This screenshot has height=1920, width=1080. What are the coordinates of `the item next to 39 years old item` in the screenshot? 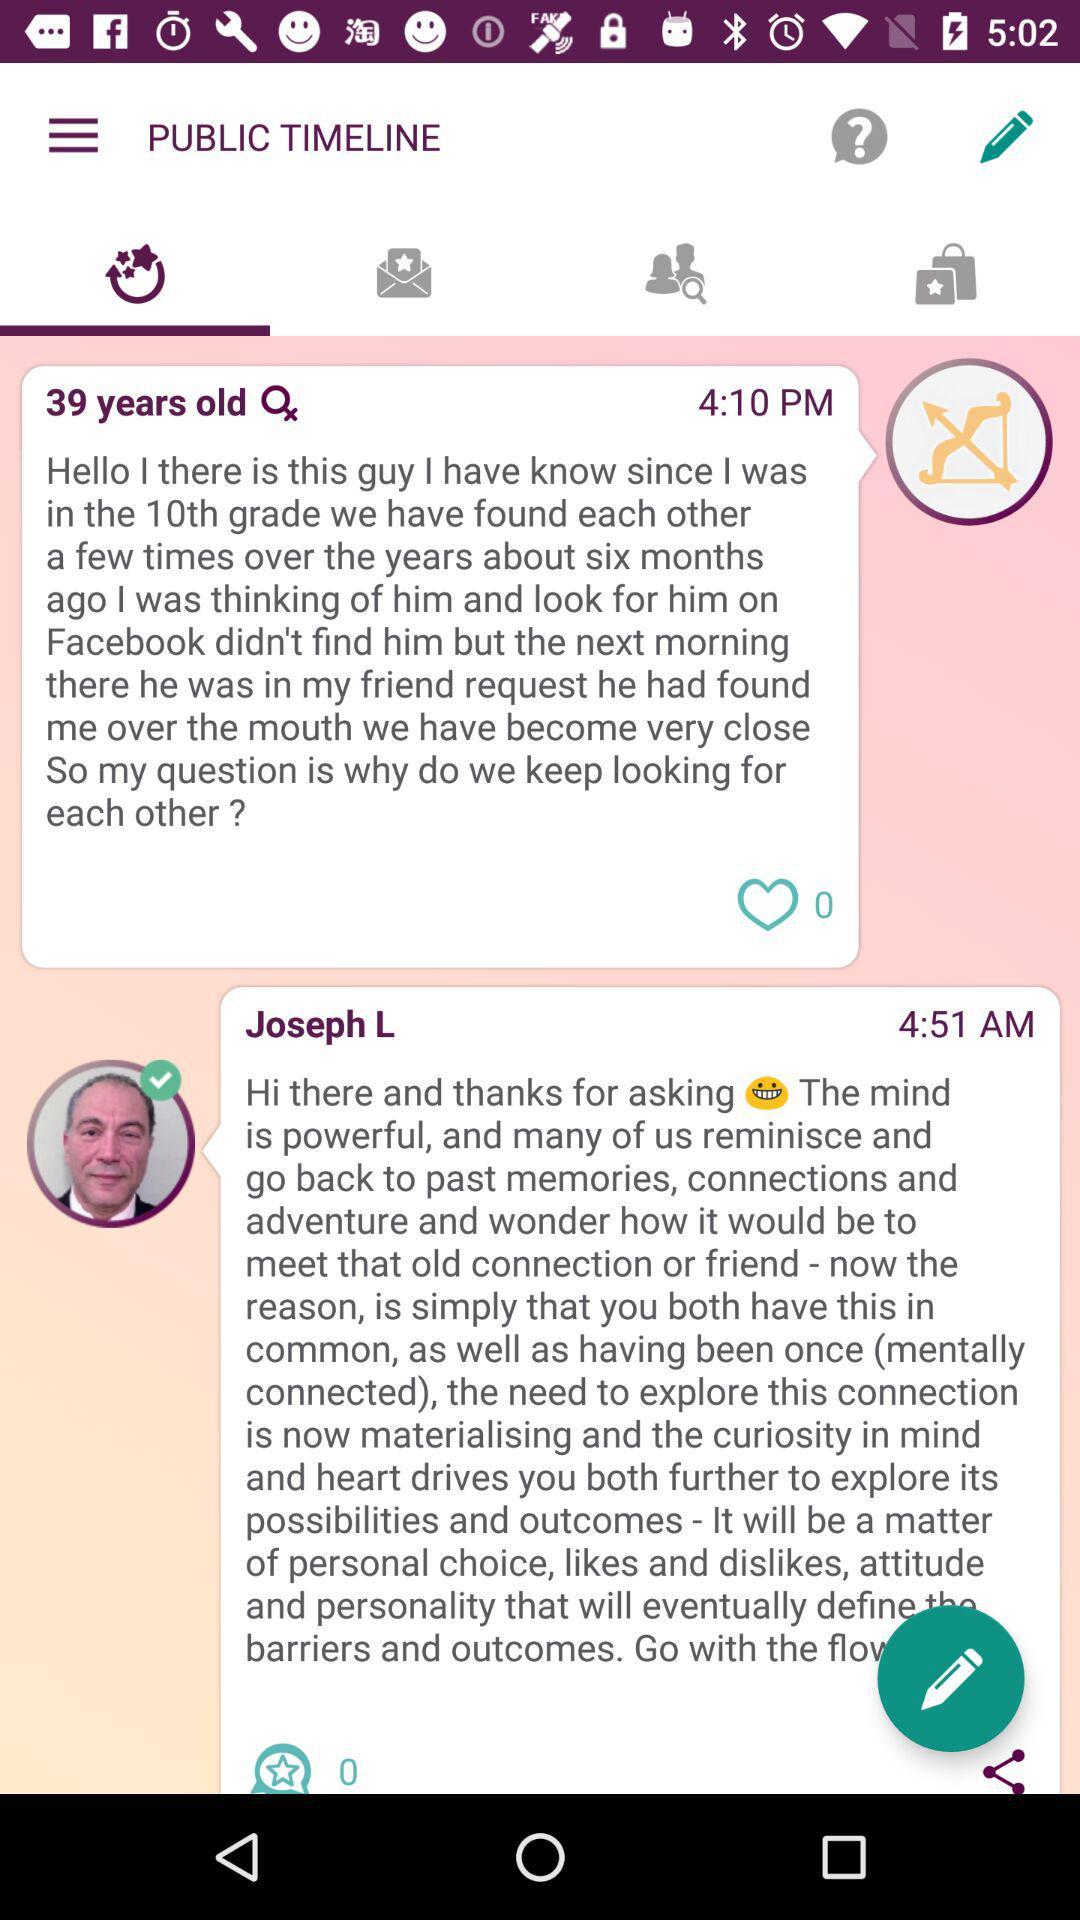 It's located at (279, 402).